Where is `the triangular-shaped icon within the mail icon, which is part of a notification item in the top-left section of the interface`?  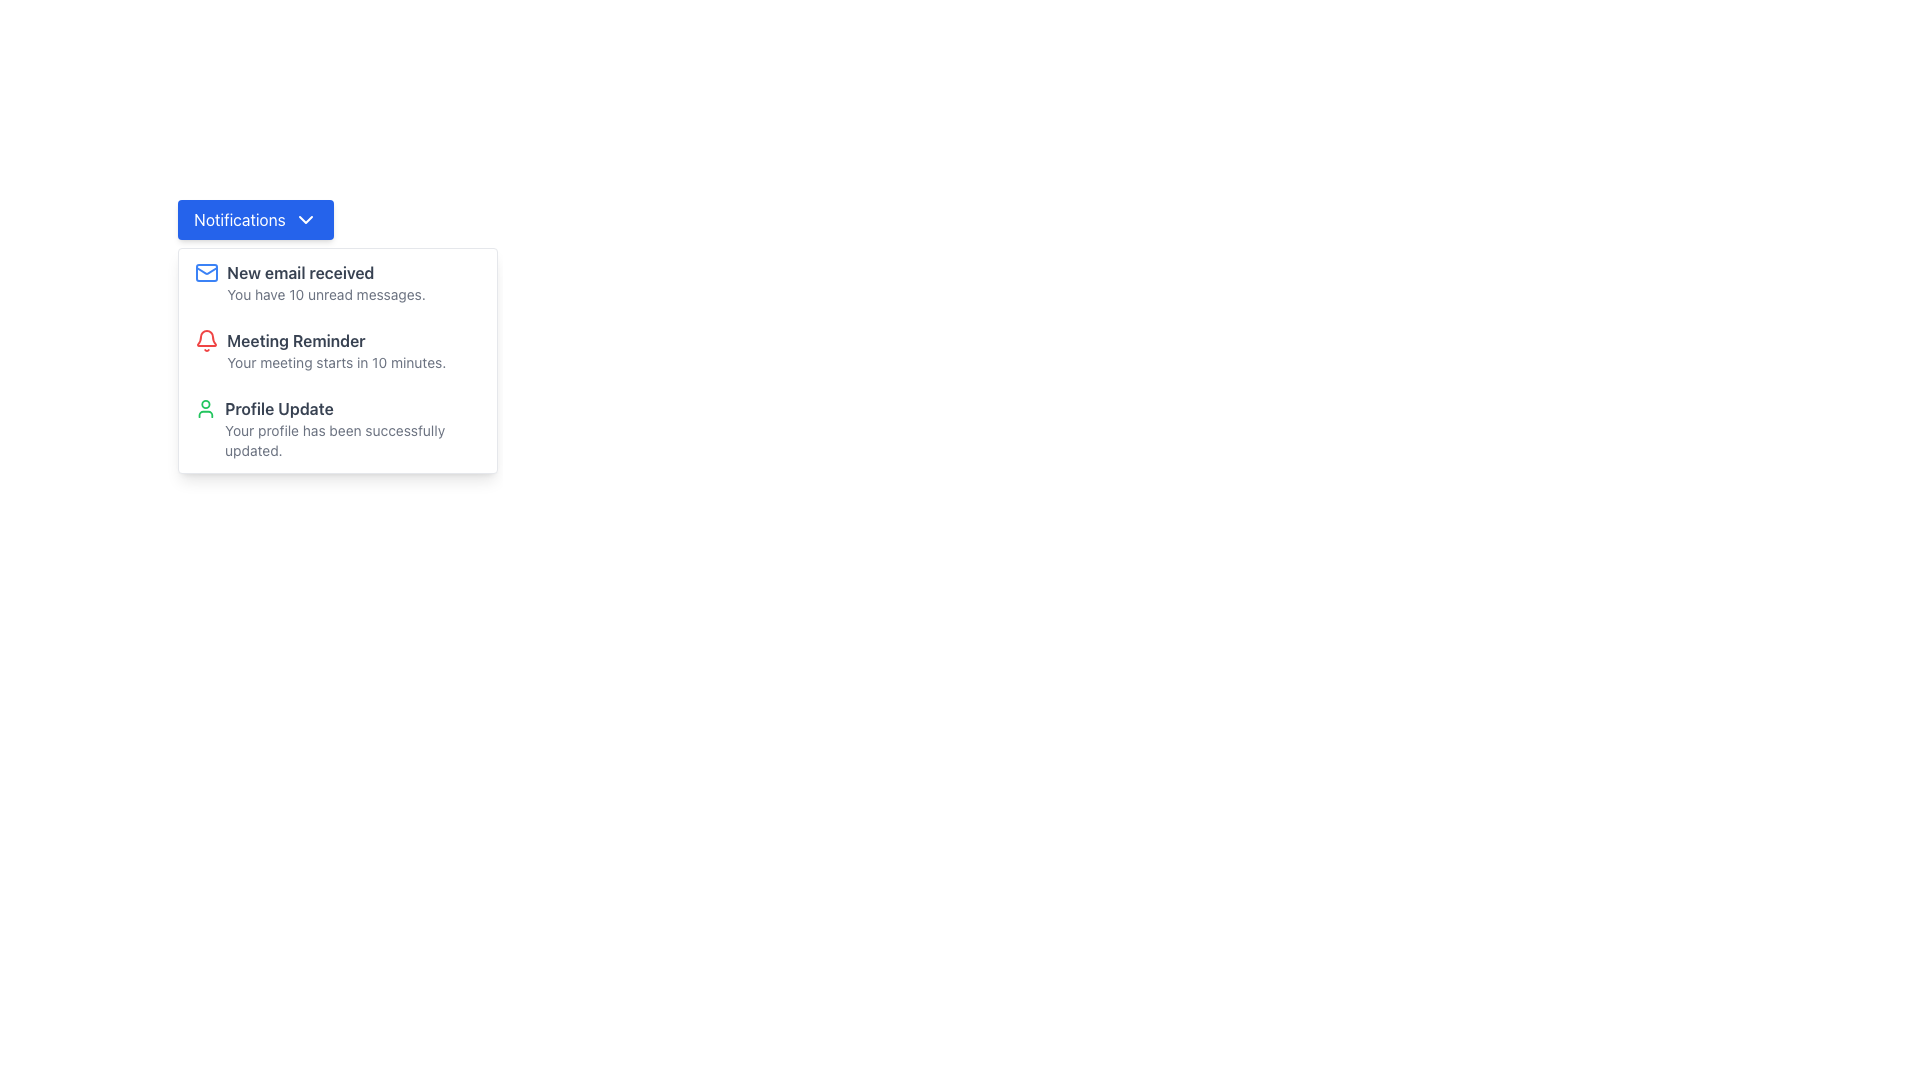
the triangular-shaped icon within the mail icon, which is part of a notification item in the top-left section of the interface is located at coordinates (207, 270).